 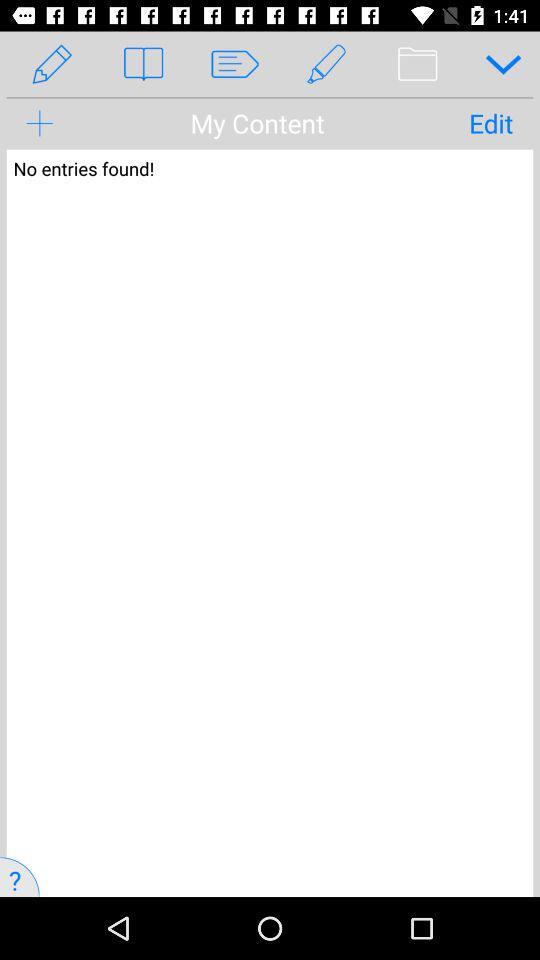 What do you see at coordinates (52, 64) in the screenshot?
I see `the edit icon` at bounding box center [52, 64].